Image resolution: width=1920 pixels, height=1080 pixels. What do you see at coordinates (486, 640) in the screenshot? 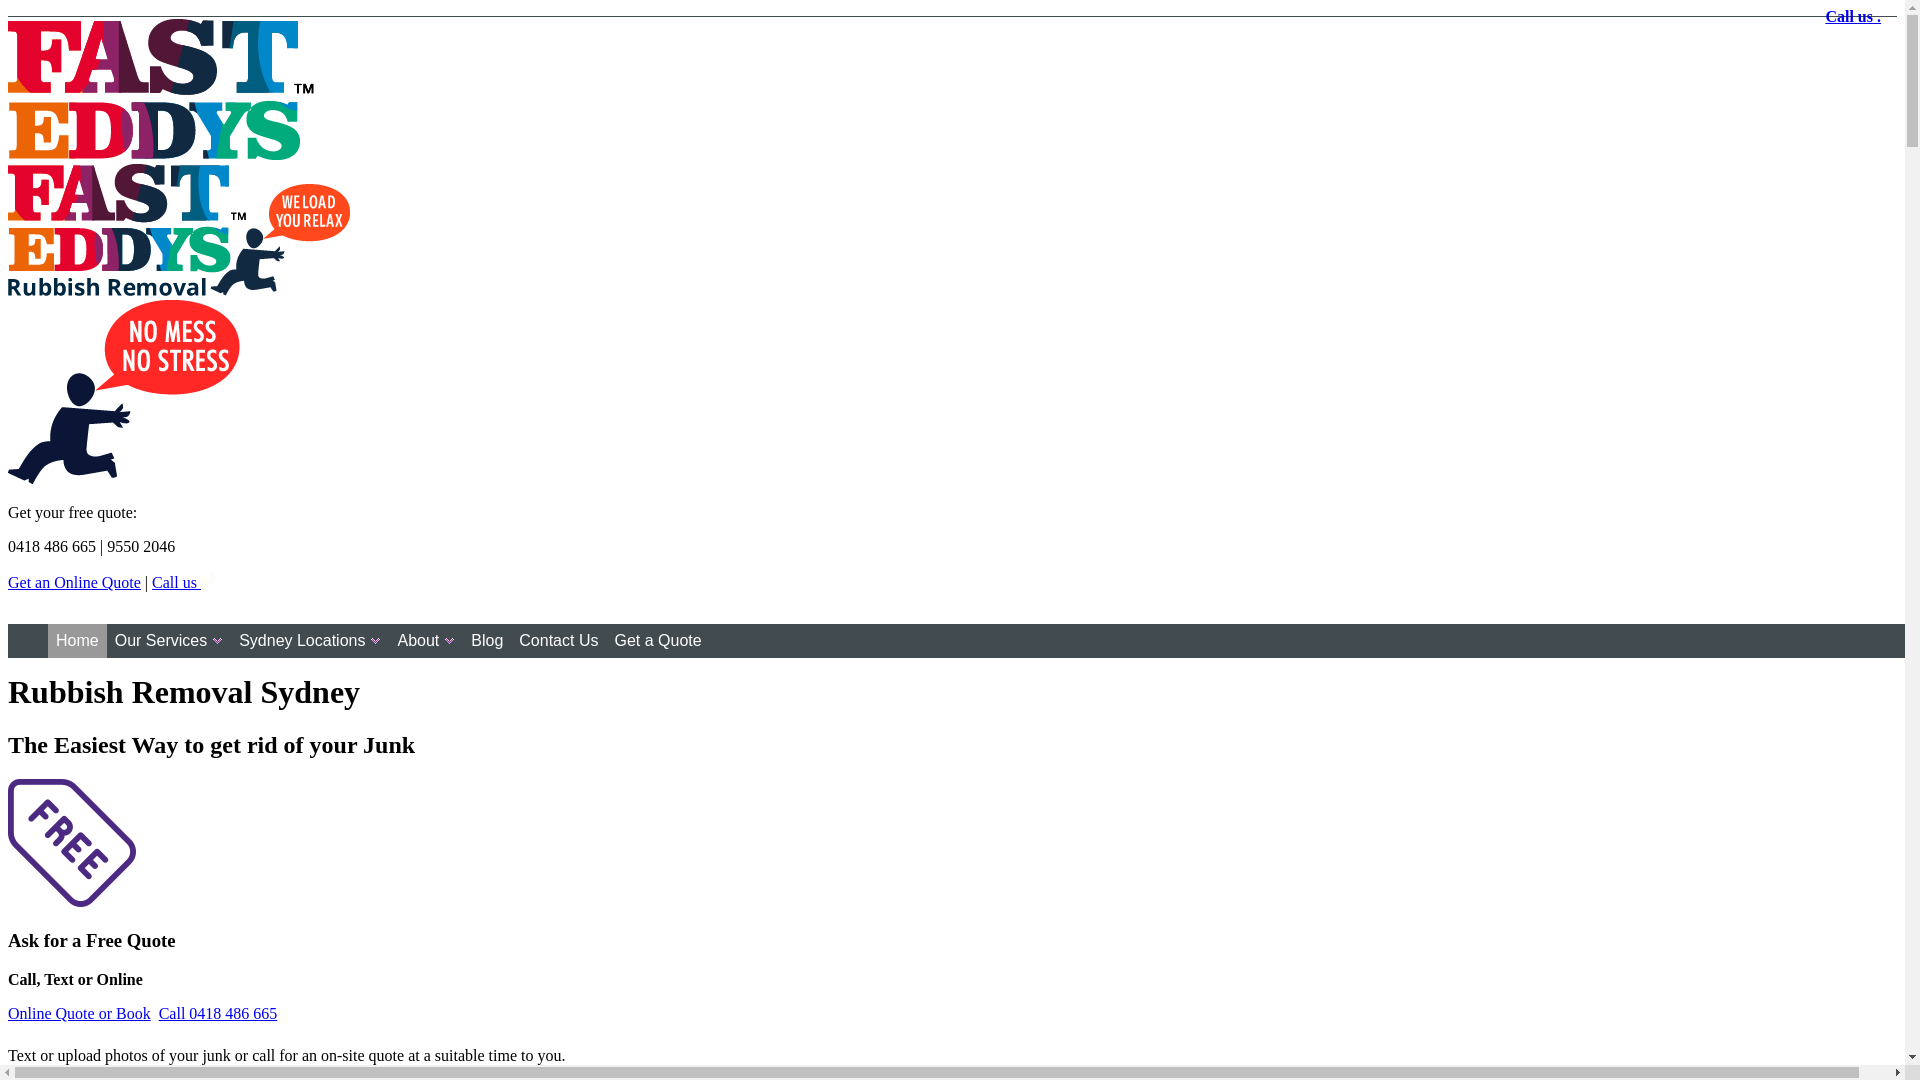
I see `'Blog'` at bounding box center [486, 640].